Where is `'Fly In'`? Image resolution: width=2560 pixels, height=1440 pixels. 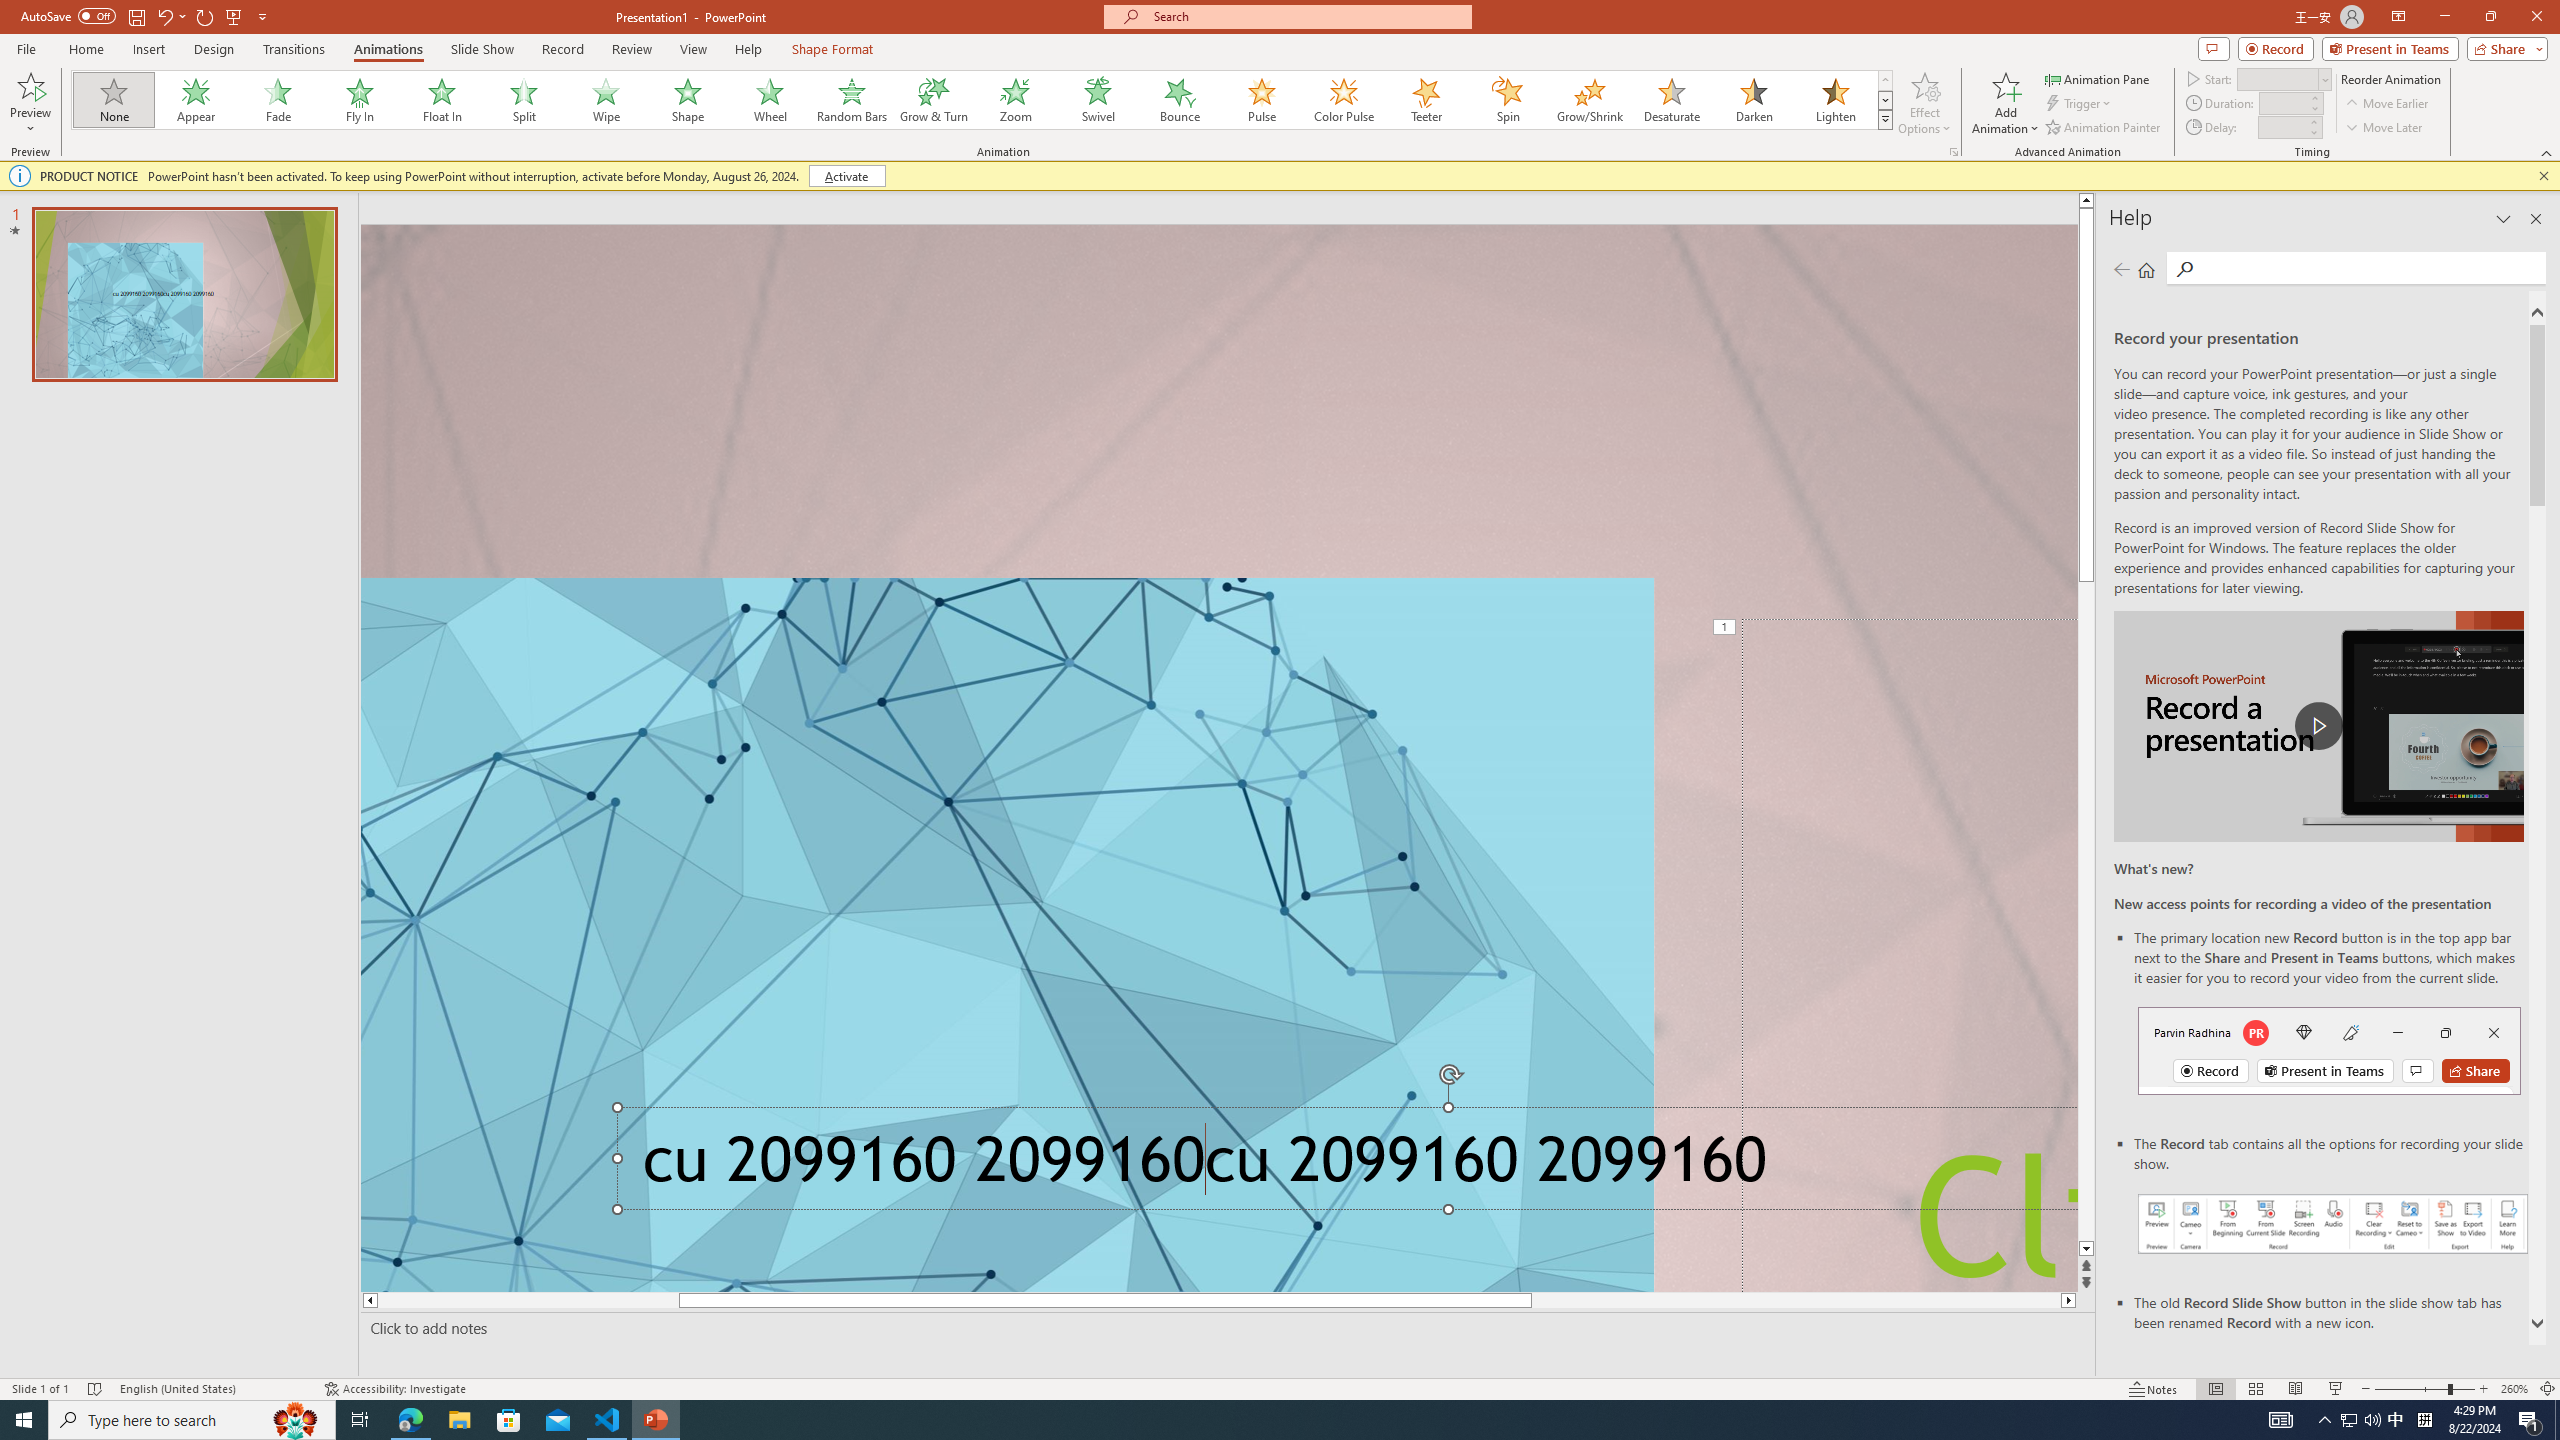
'Fly In' is located at coordinates (359, 99).